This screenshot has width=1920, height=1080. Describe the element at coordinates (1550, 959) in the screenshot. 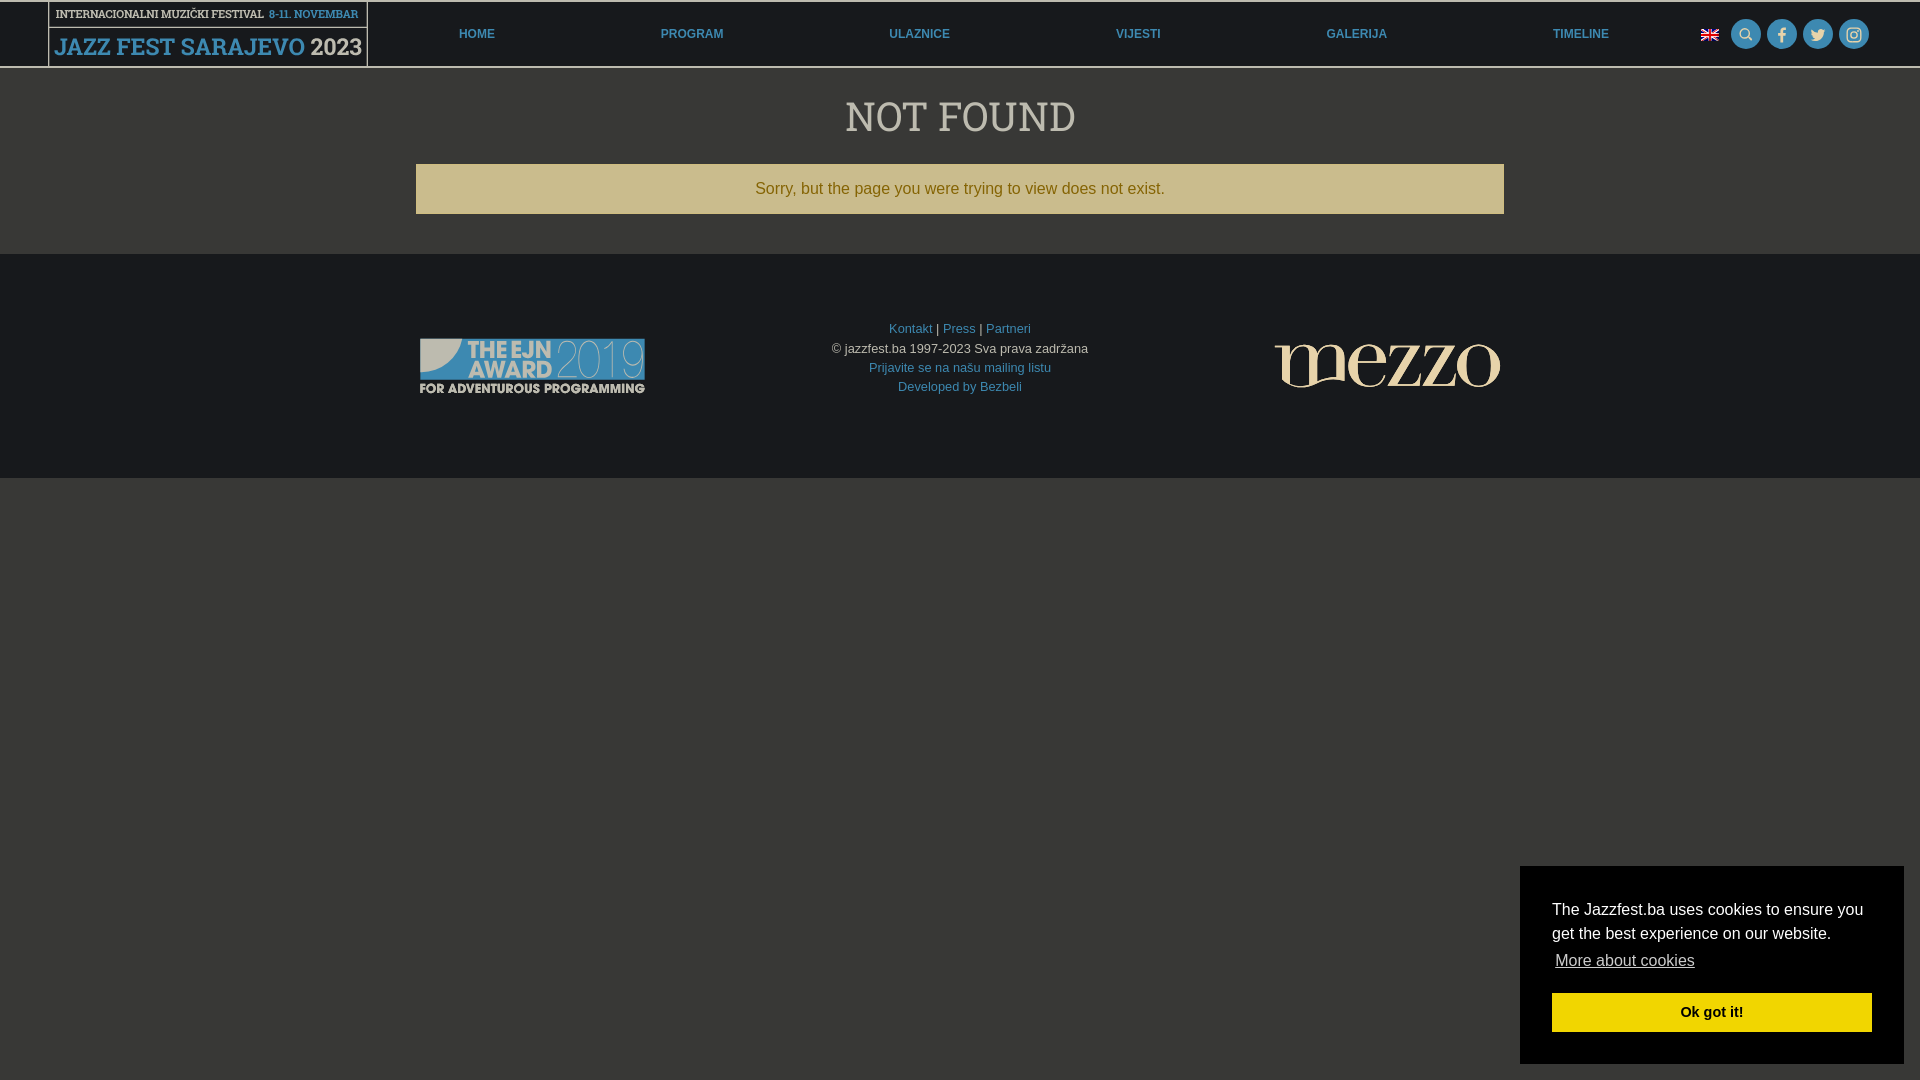

I see `'More about cookies'` at that location.